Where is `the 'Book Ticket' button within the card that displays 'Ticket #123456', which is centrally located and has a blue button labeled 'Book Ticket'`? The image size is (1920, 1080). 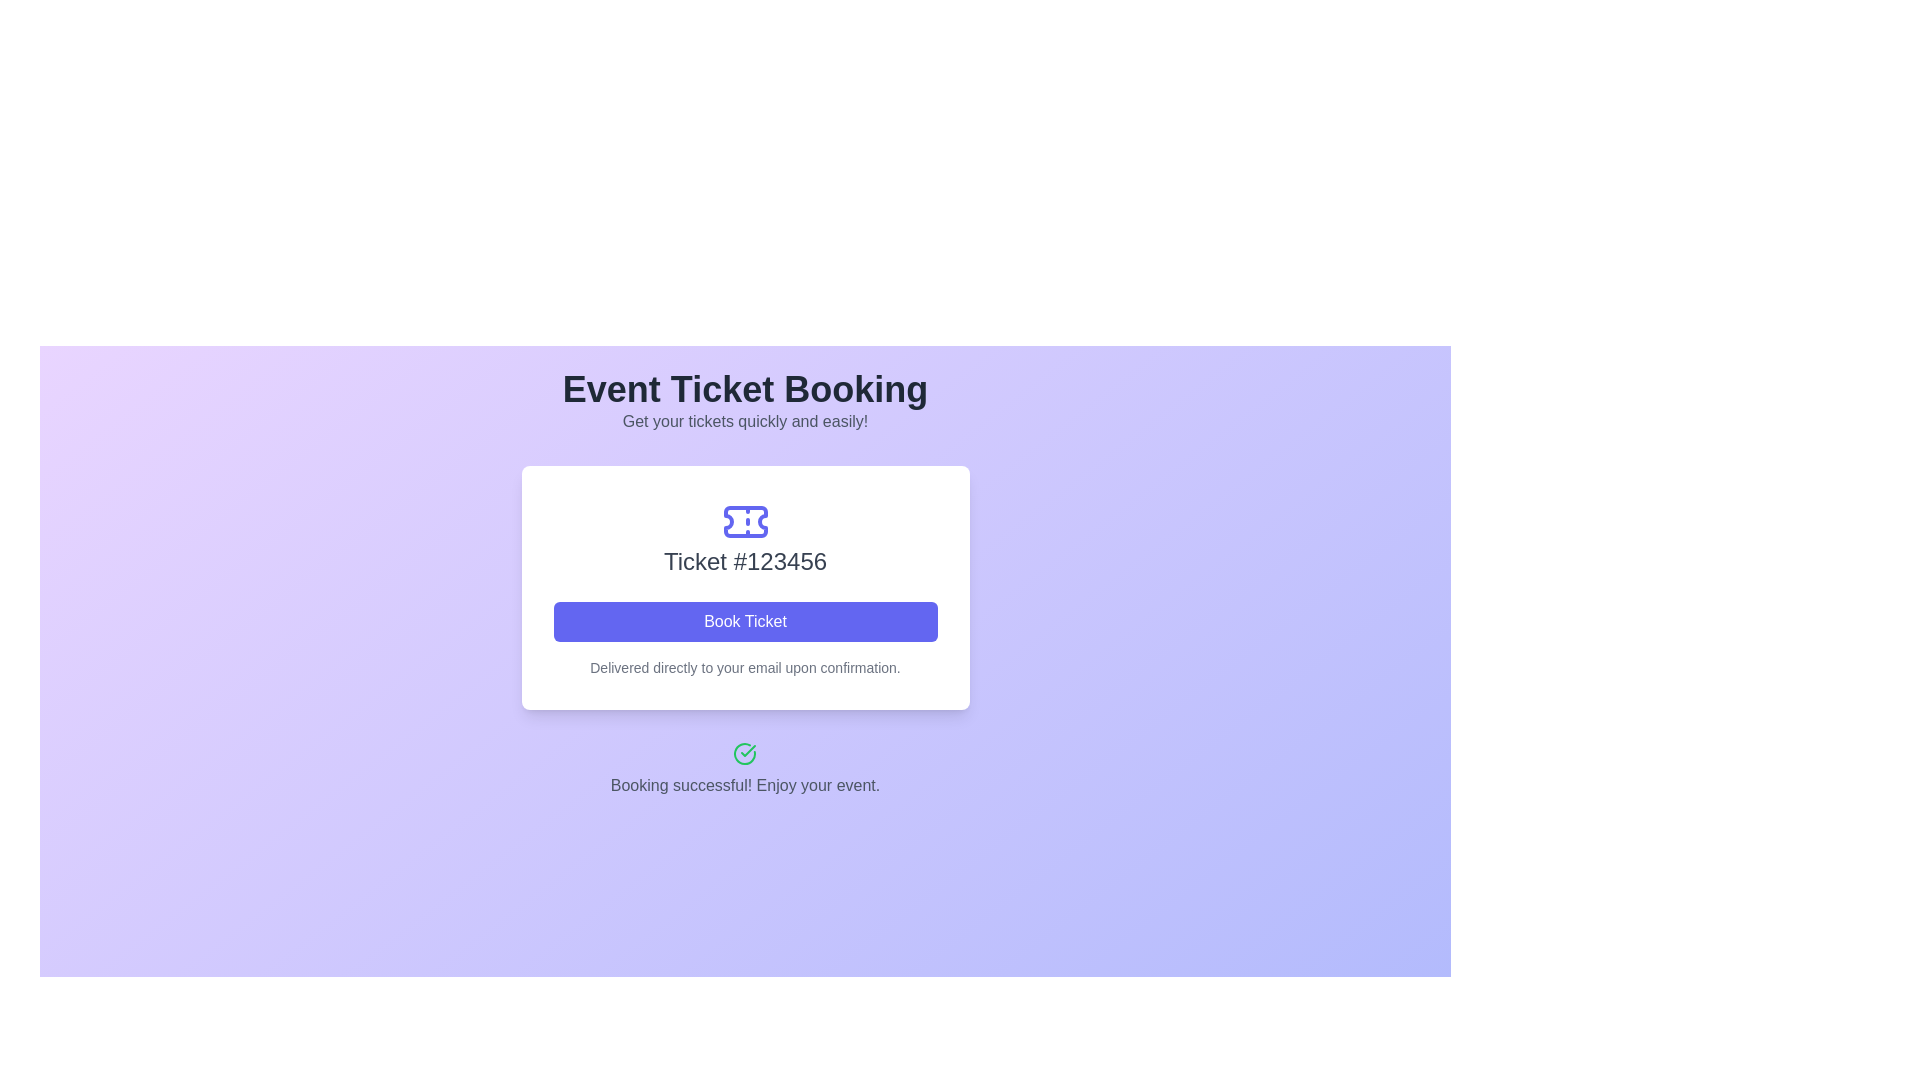 the 'Book Ticket' button within the card that displays 'Ticket #123456', which is centrally located and has a blue button labeled 'Book Ticket' is located at coordinates (744, 586).